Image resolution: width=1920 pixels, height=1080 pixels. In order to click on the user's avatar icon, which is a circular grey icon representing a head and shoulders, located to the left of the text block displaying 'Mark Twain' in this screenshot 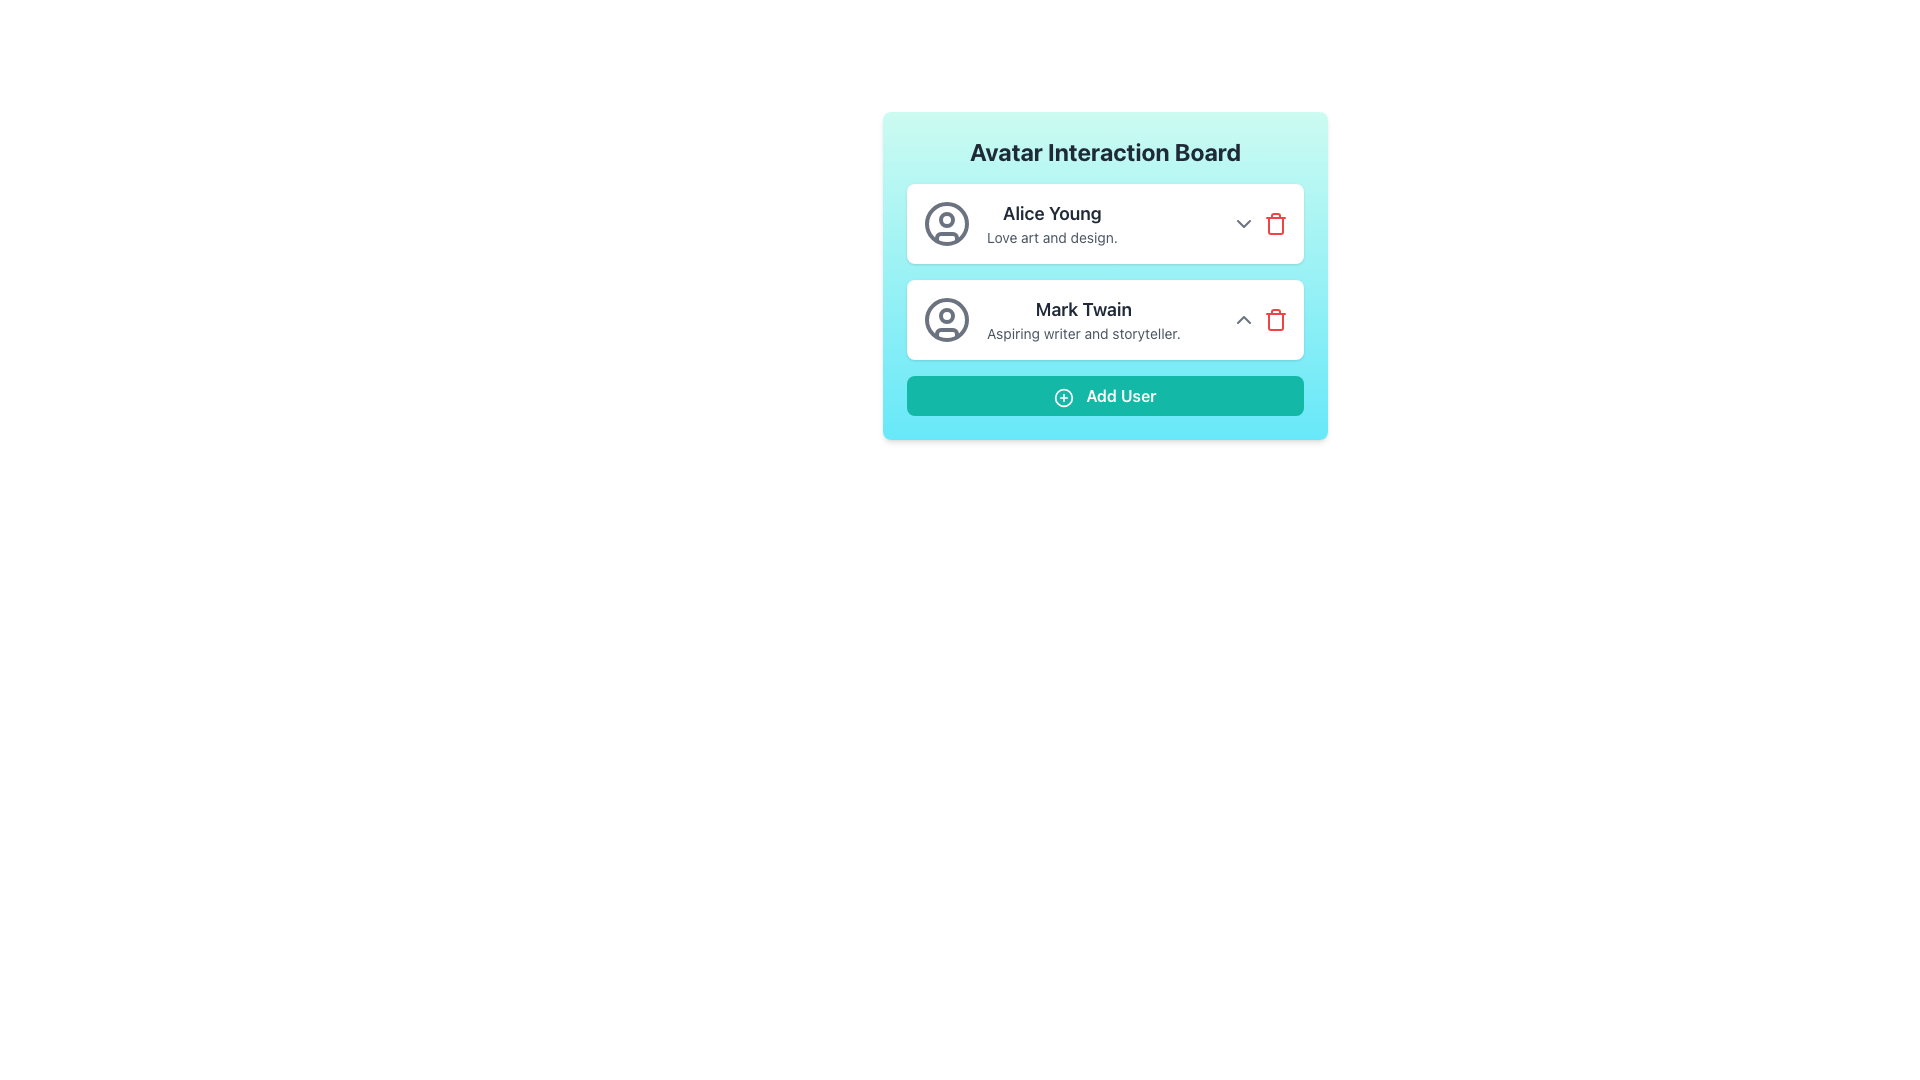, I will do `click(945, 319)`.